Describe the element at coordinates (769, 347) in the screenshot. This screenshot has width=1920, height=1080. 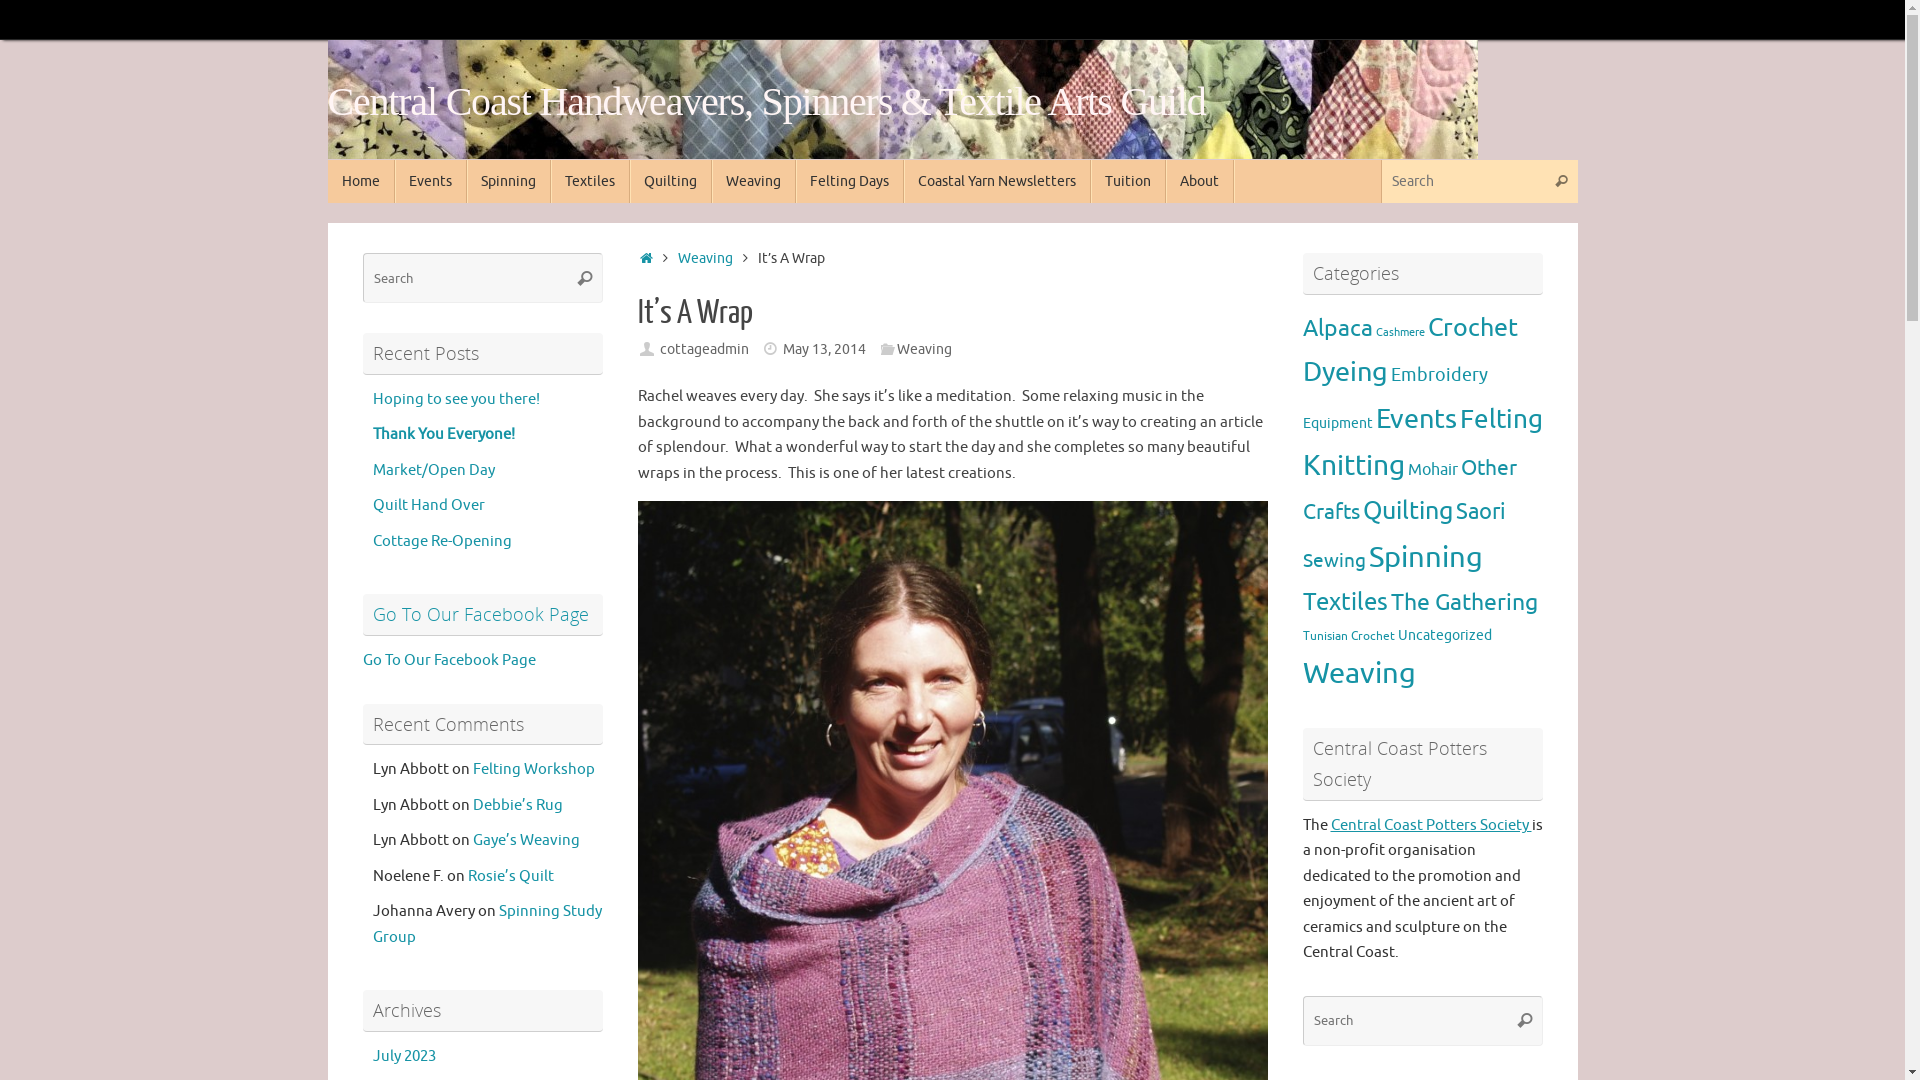
I see `'Date'` at that location.